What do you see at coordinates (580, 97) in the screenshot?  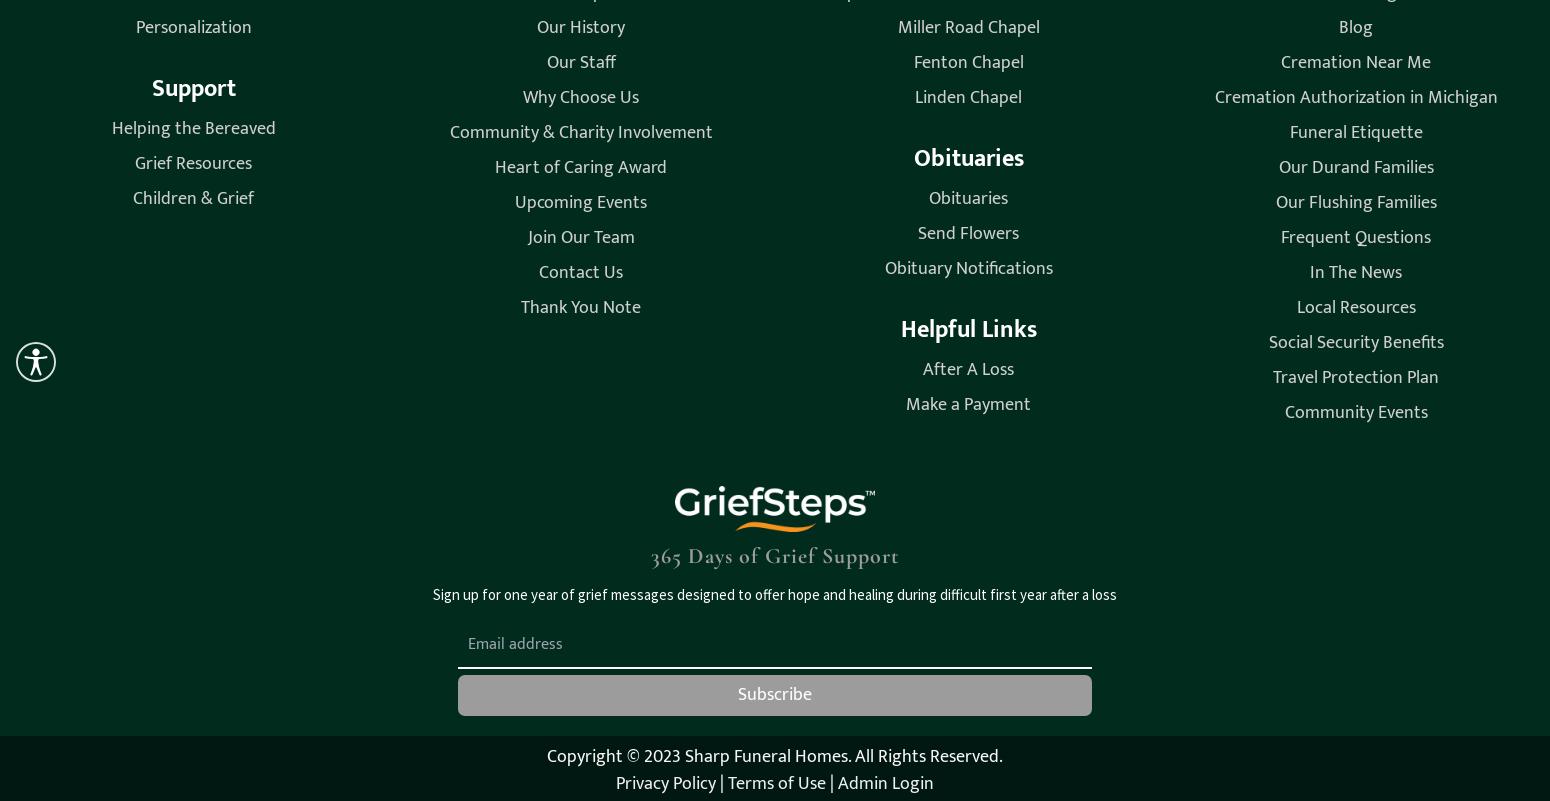 I see `'Why Choose Us'` at bounding box center [580, 97].